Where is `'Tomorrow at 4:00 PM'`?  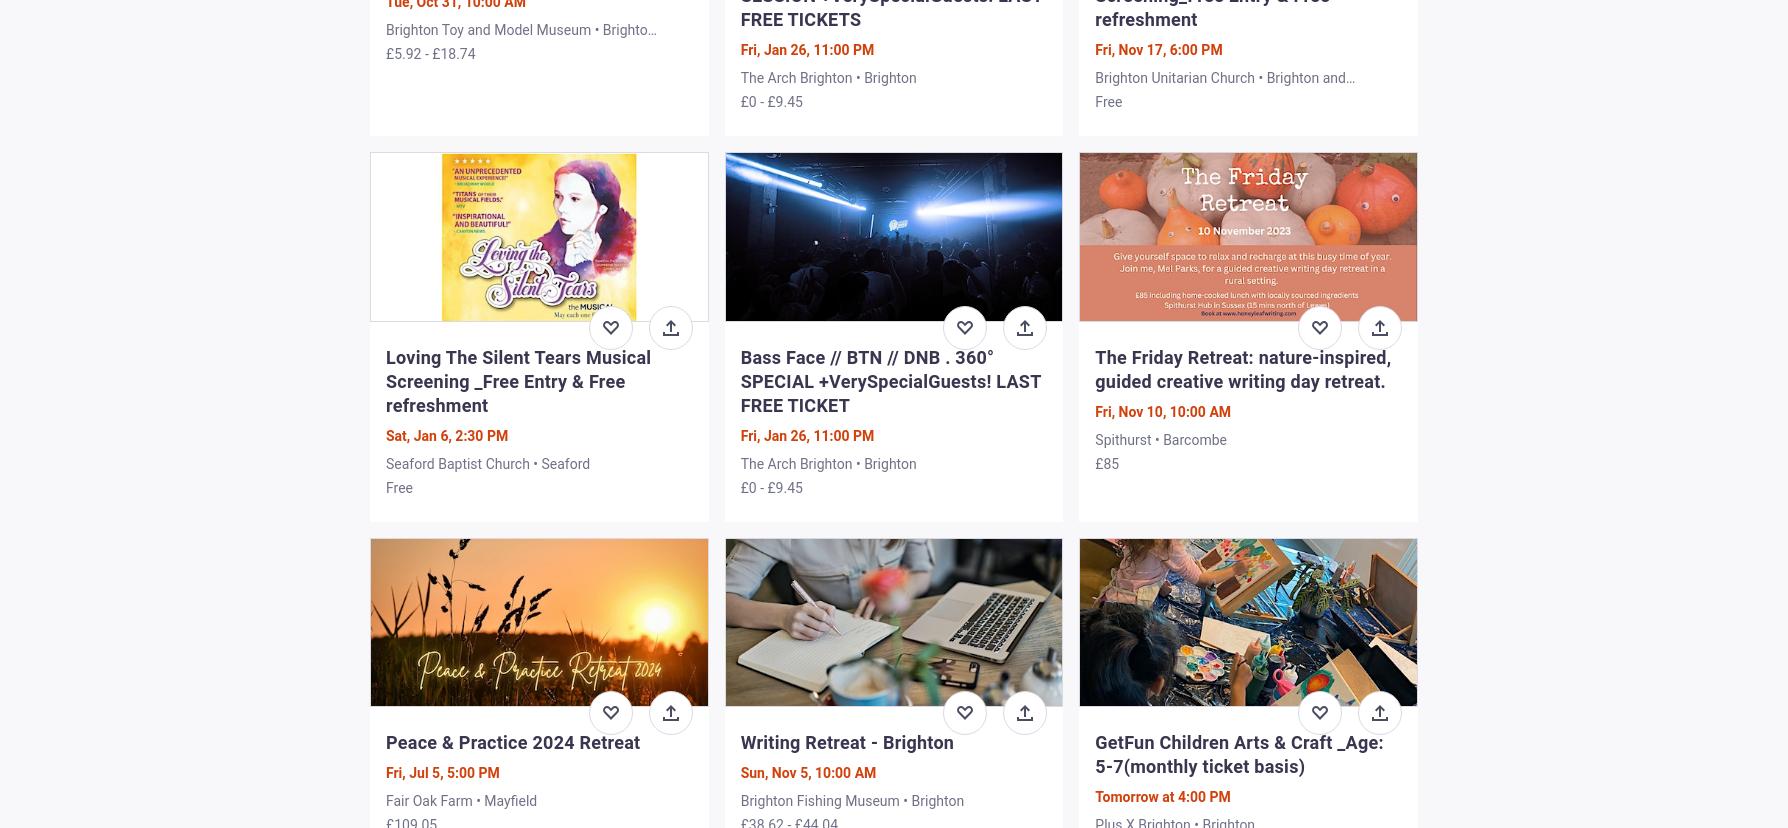
'Tomorrow at 4:00 PM' is located at coordinates (1161, 795).